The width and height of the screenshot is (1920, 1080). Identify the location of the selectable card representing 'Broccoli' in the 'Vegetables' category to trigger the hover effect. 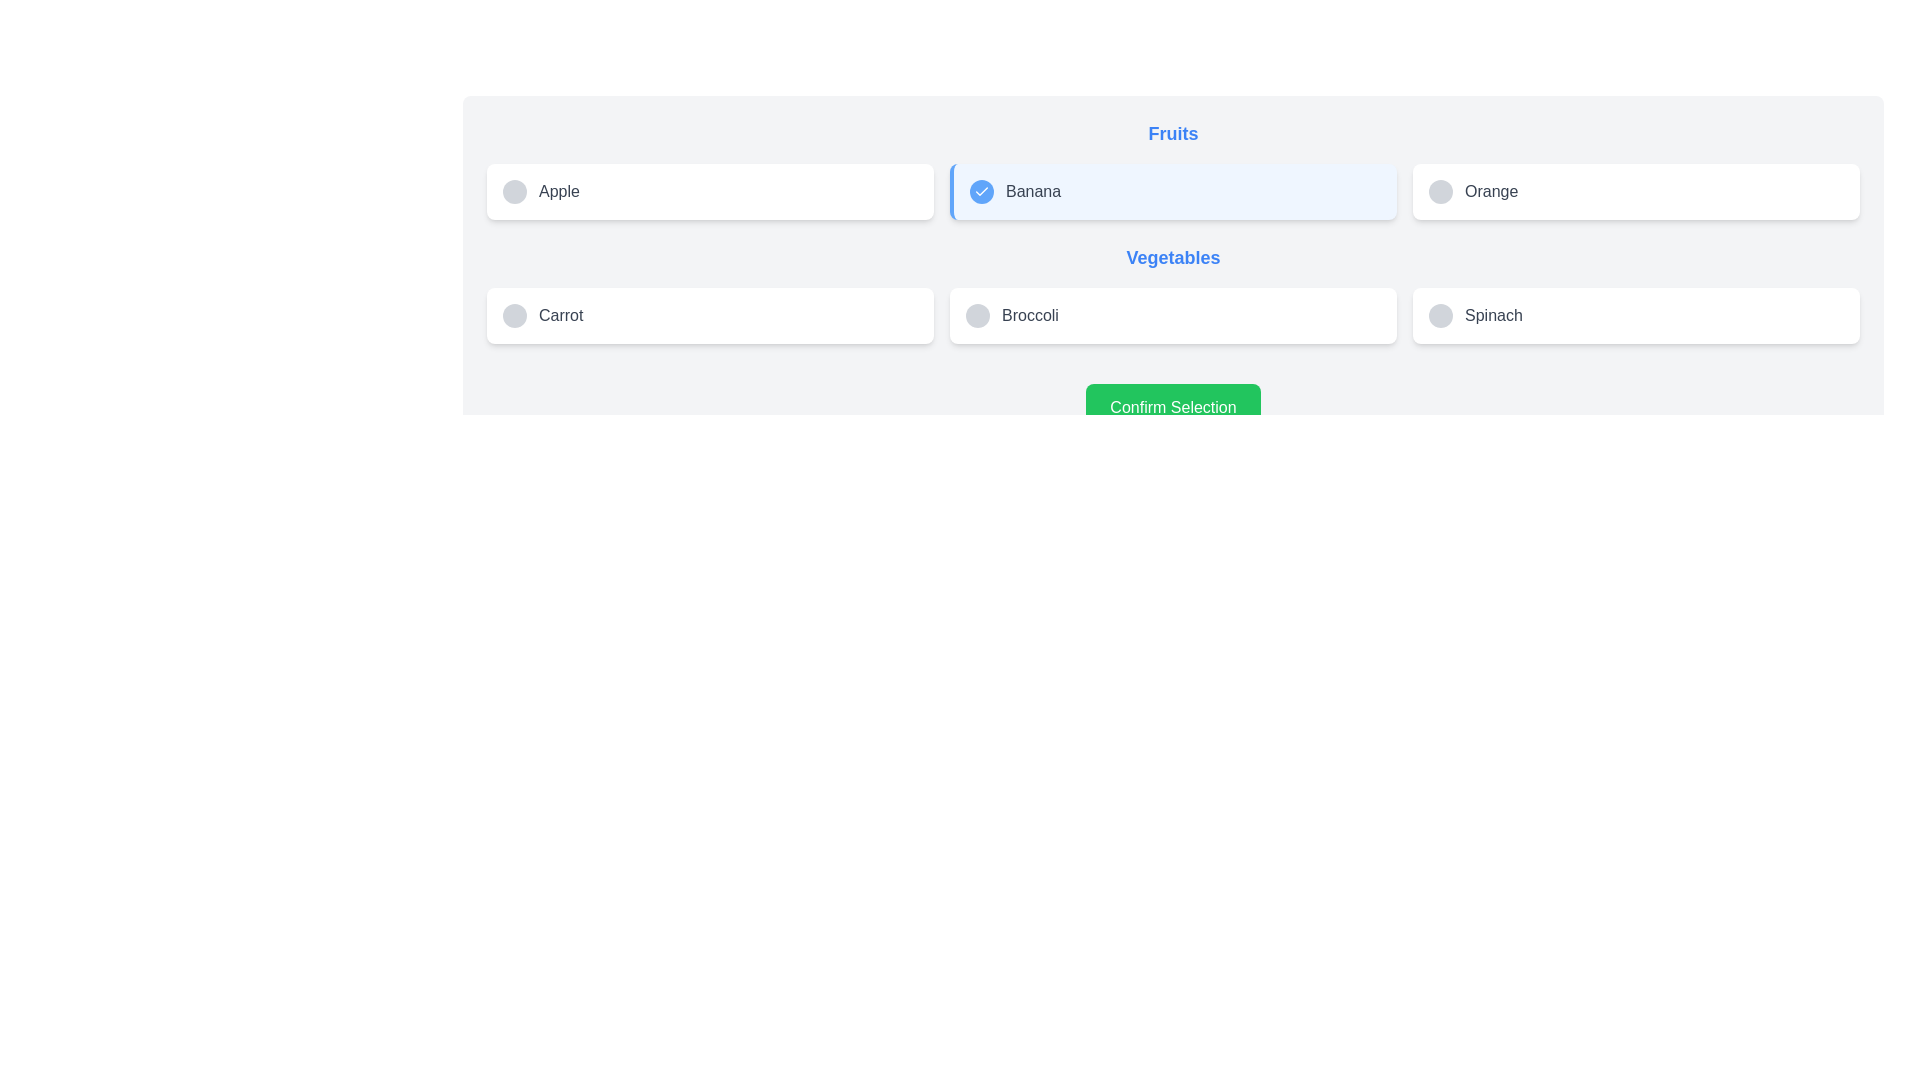
(1173, 315).